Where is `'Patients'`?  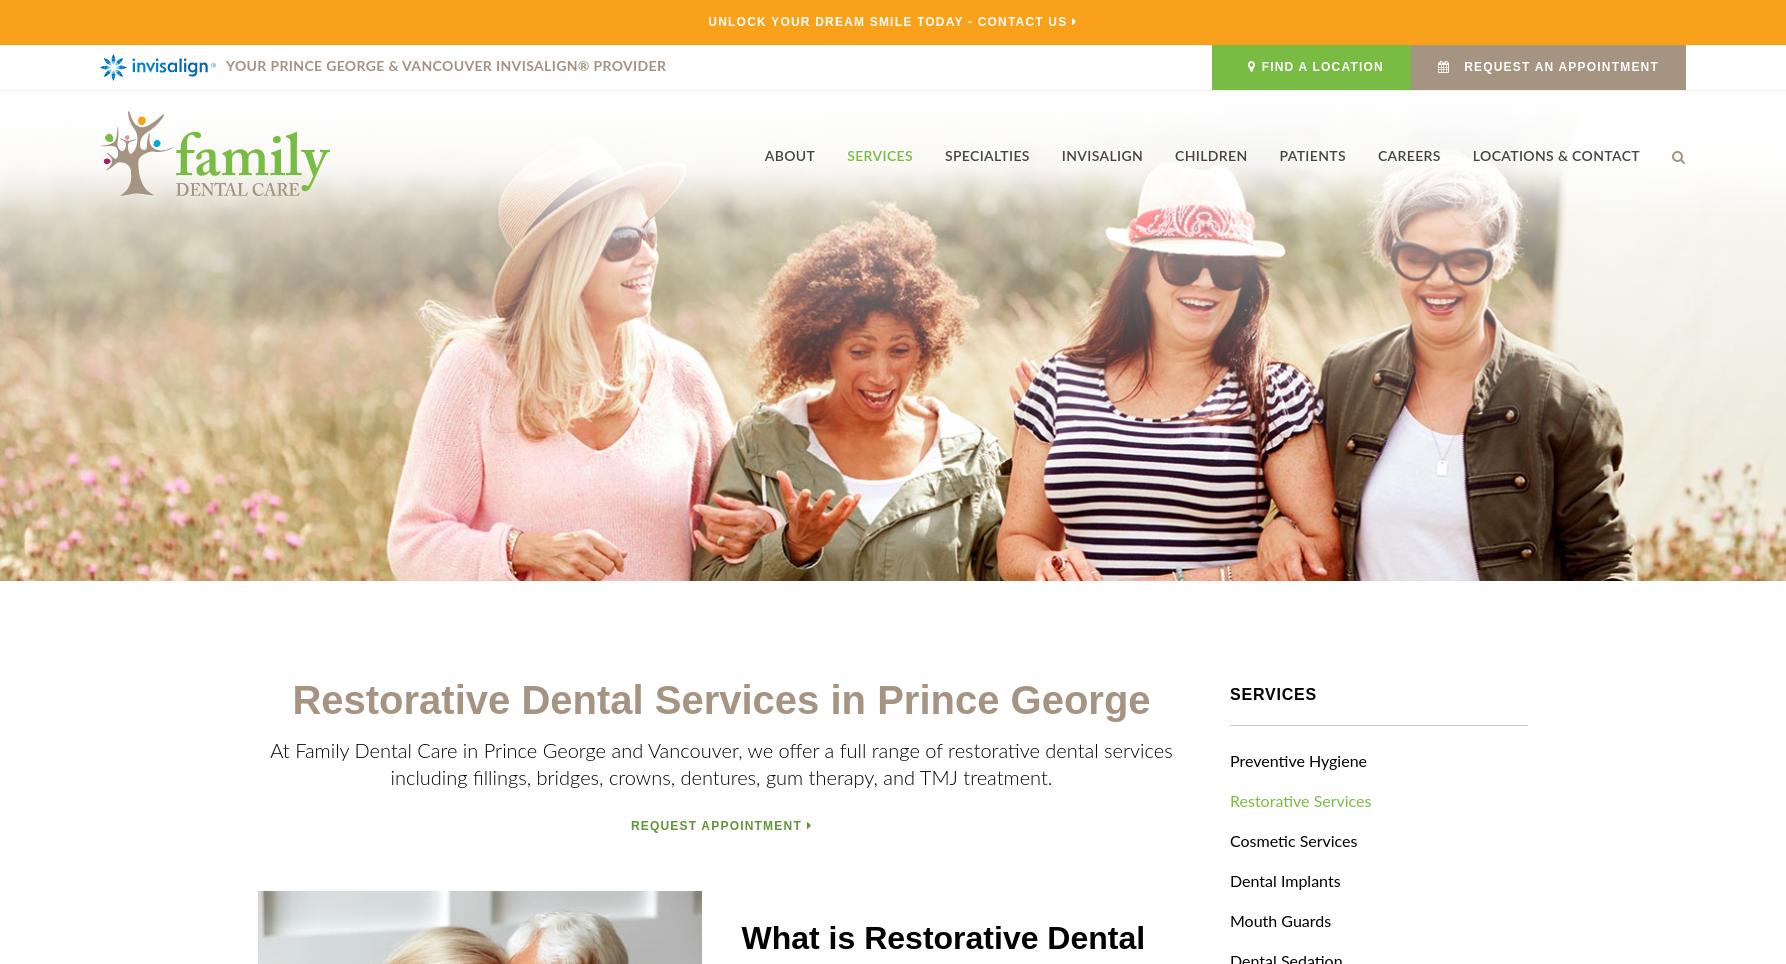 'Patients' is located at coordinates (1278, 157).